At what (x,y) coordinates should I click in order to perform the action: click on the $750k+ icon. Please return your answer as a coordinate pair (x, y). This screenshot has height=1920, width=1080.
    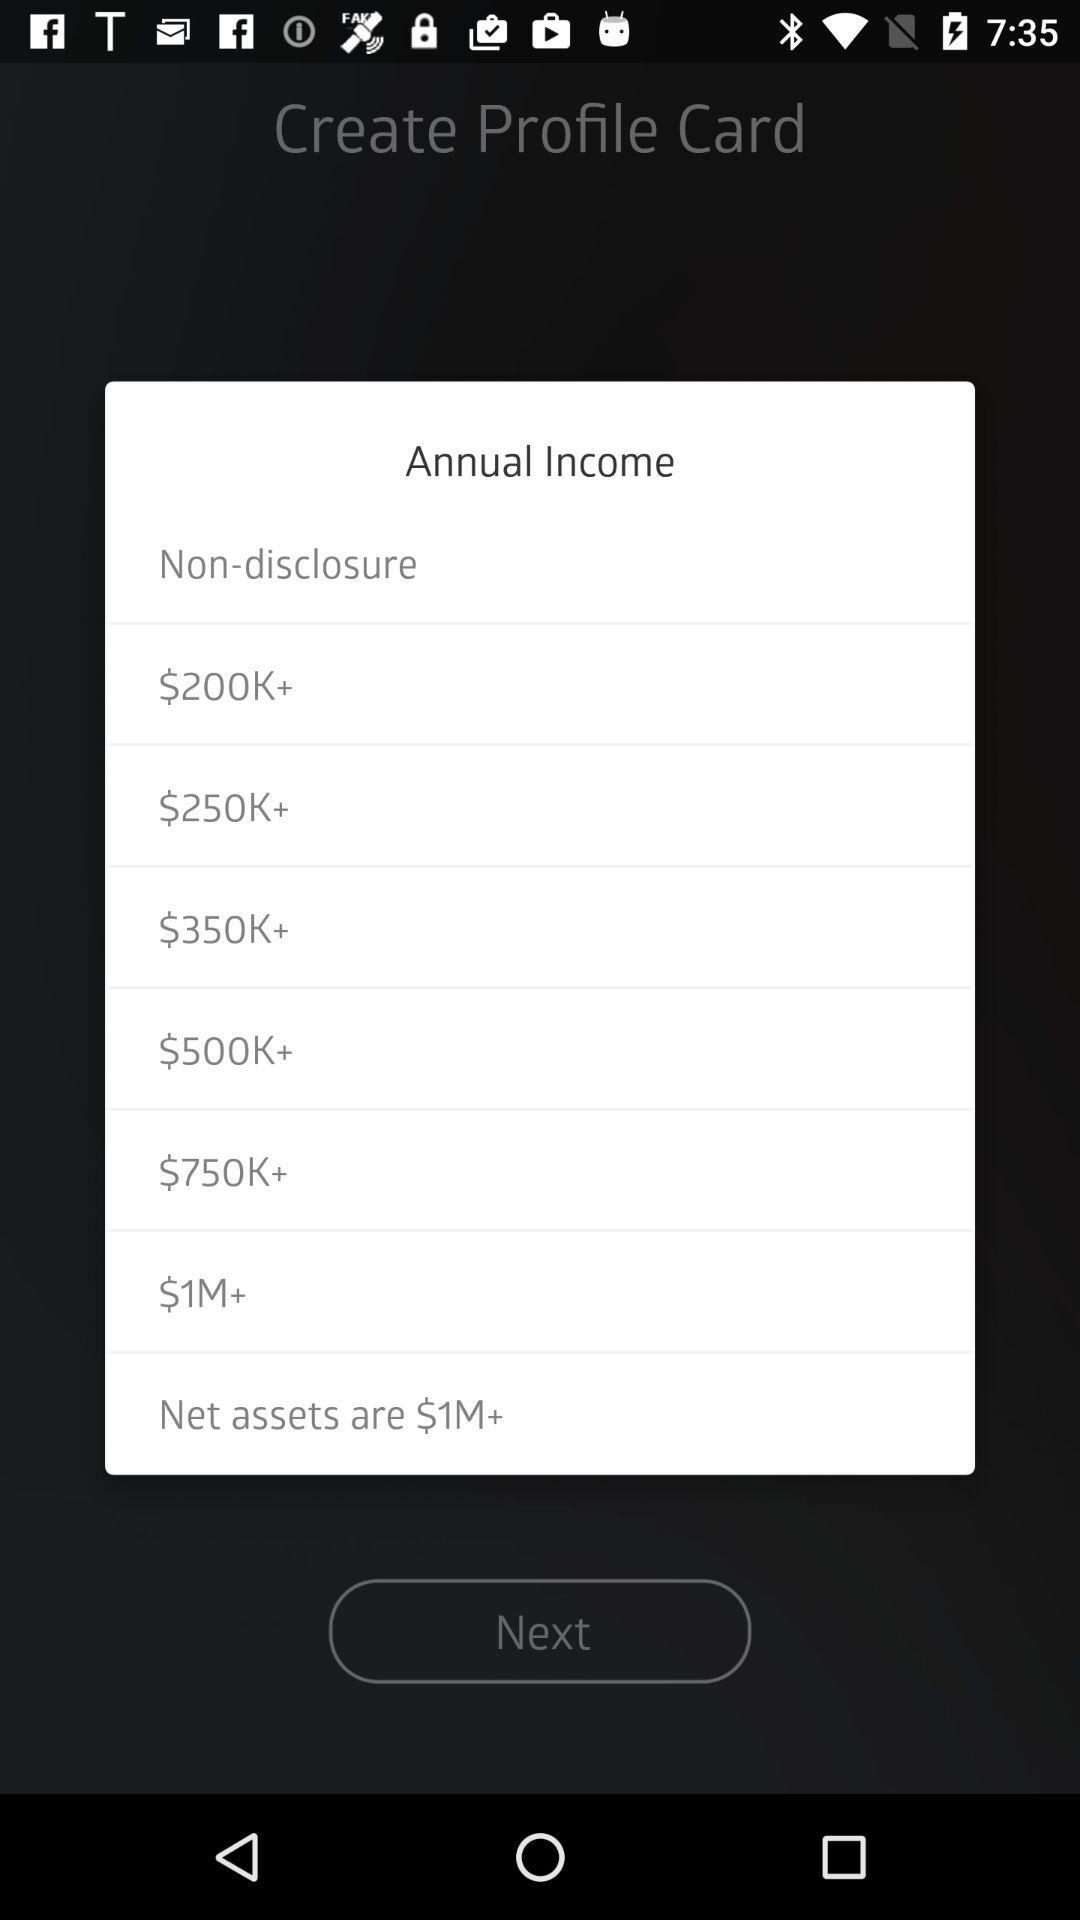
    Looking at the image, I should click on (540, 1170).